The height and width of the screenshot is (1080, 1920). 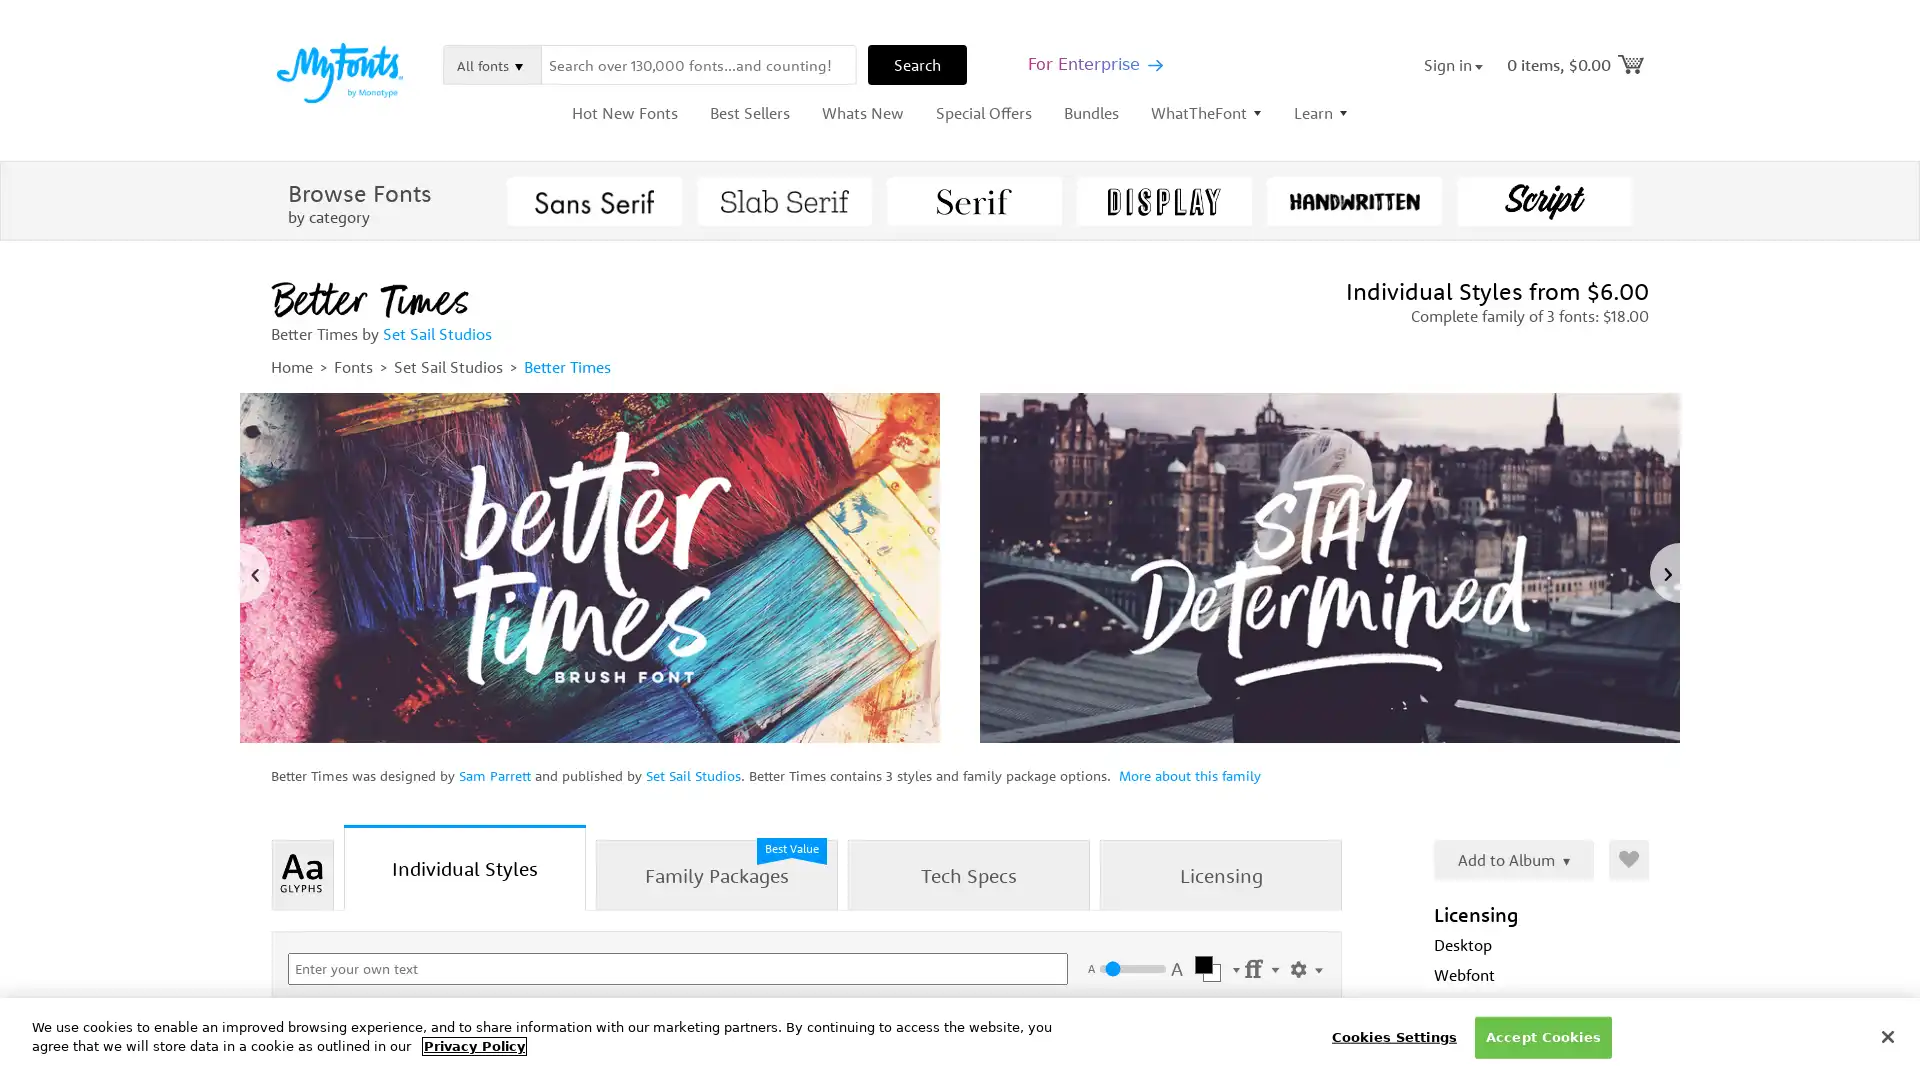 I want to click on Settings Menu, so click(x=1261, y=968).